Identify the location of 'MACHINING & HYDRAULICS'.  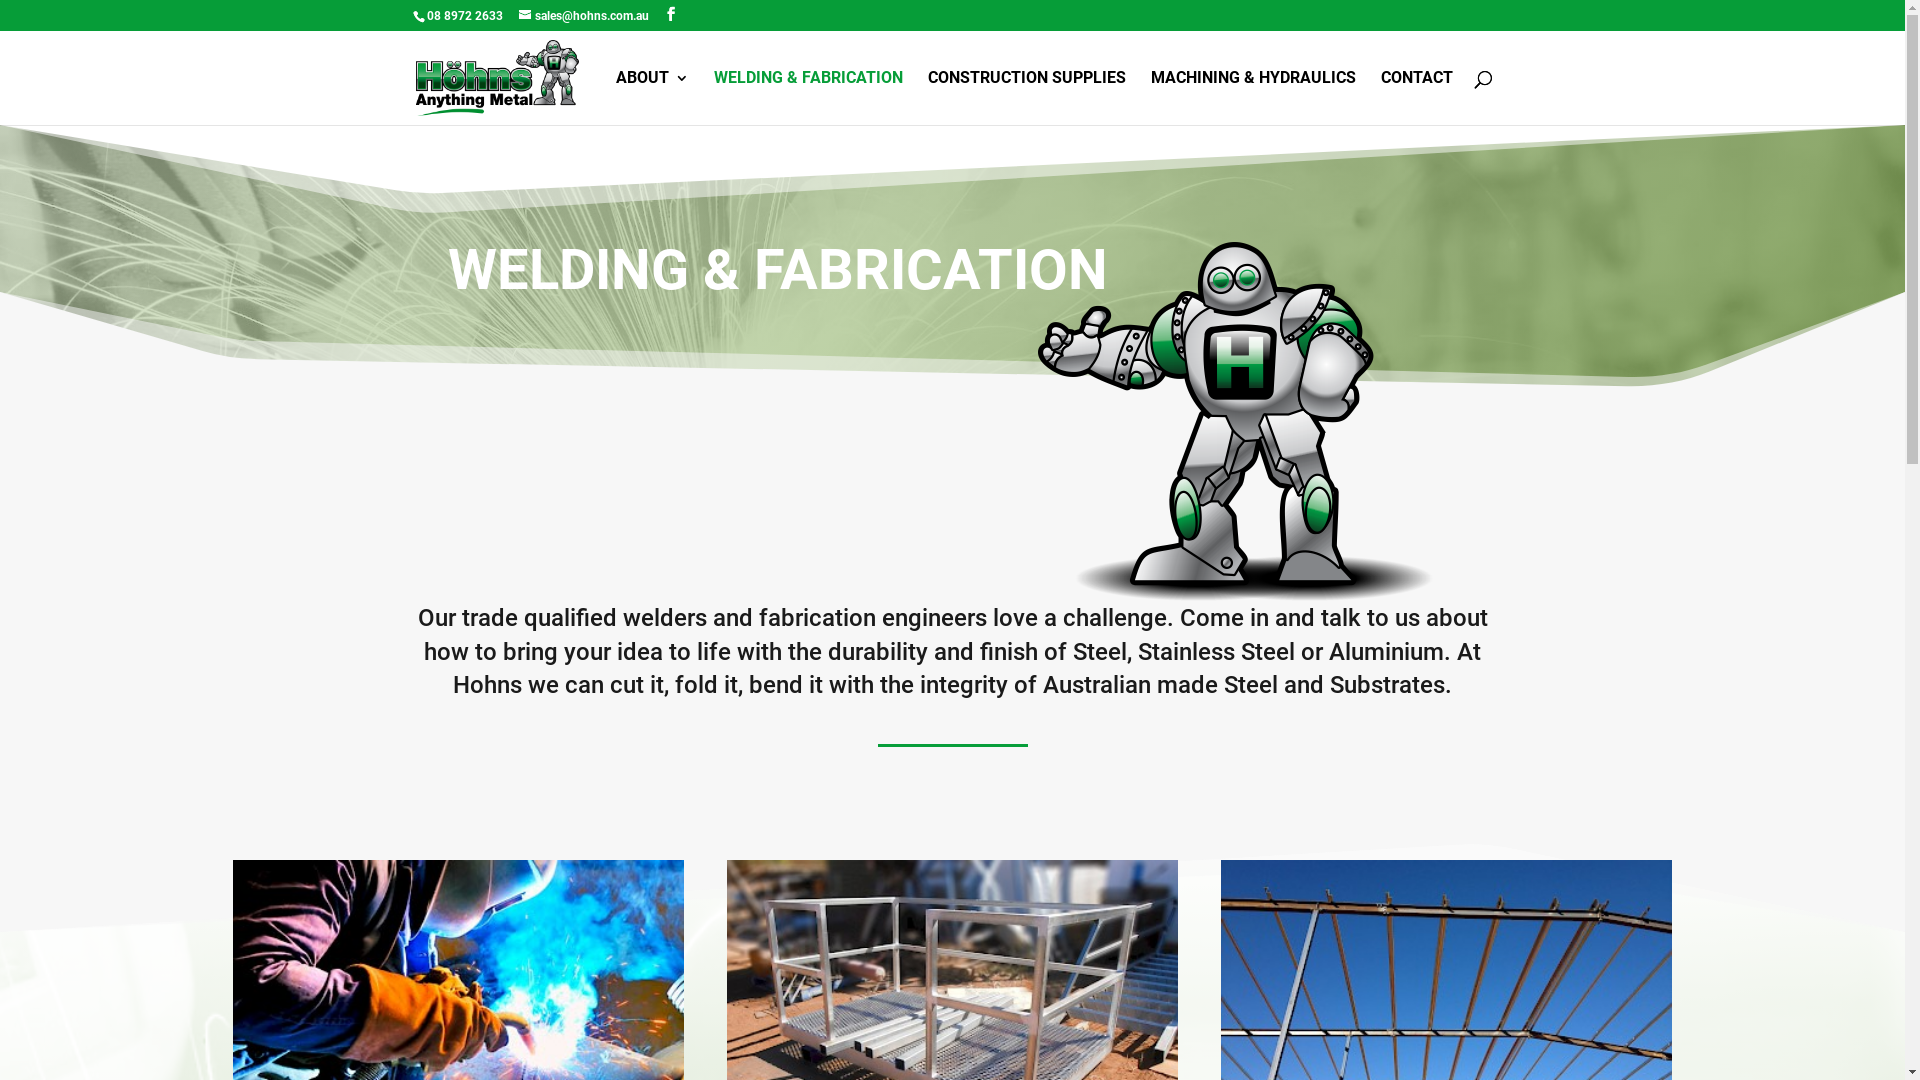
(1150, 97).